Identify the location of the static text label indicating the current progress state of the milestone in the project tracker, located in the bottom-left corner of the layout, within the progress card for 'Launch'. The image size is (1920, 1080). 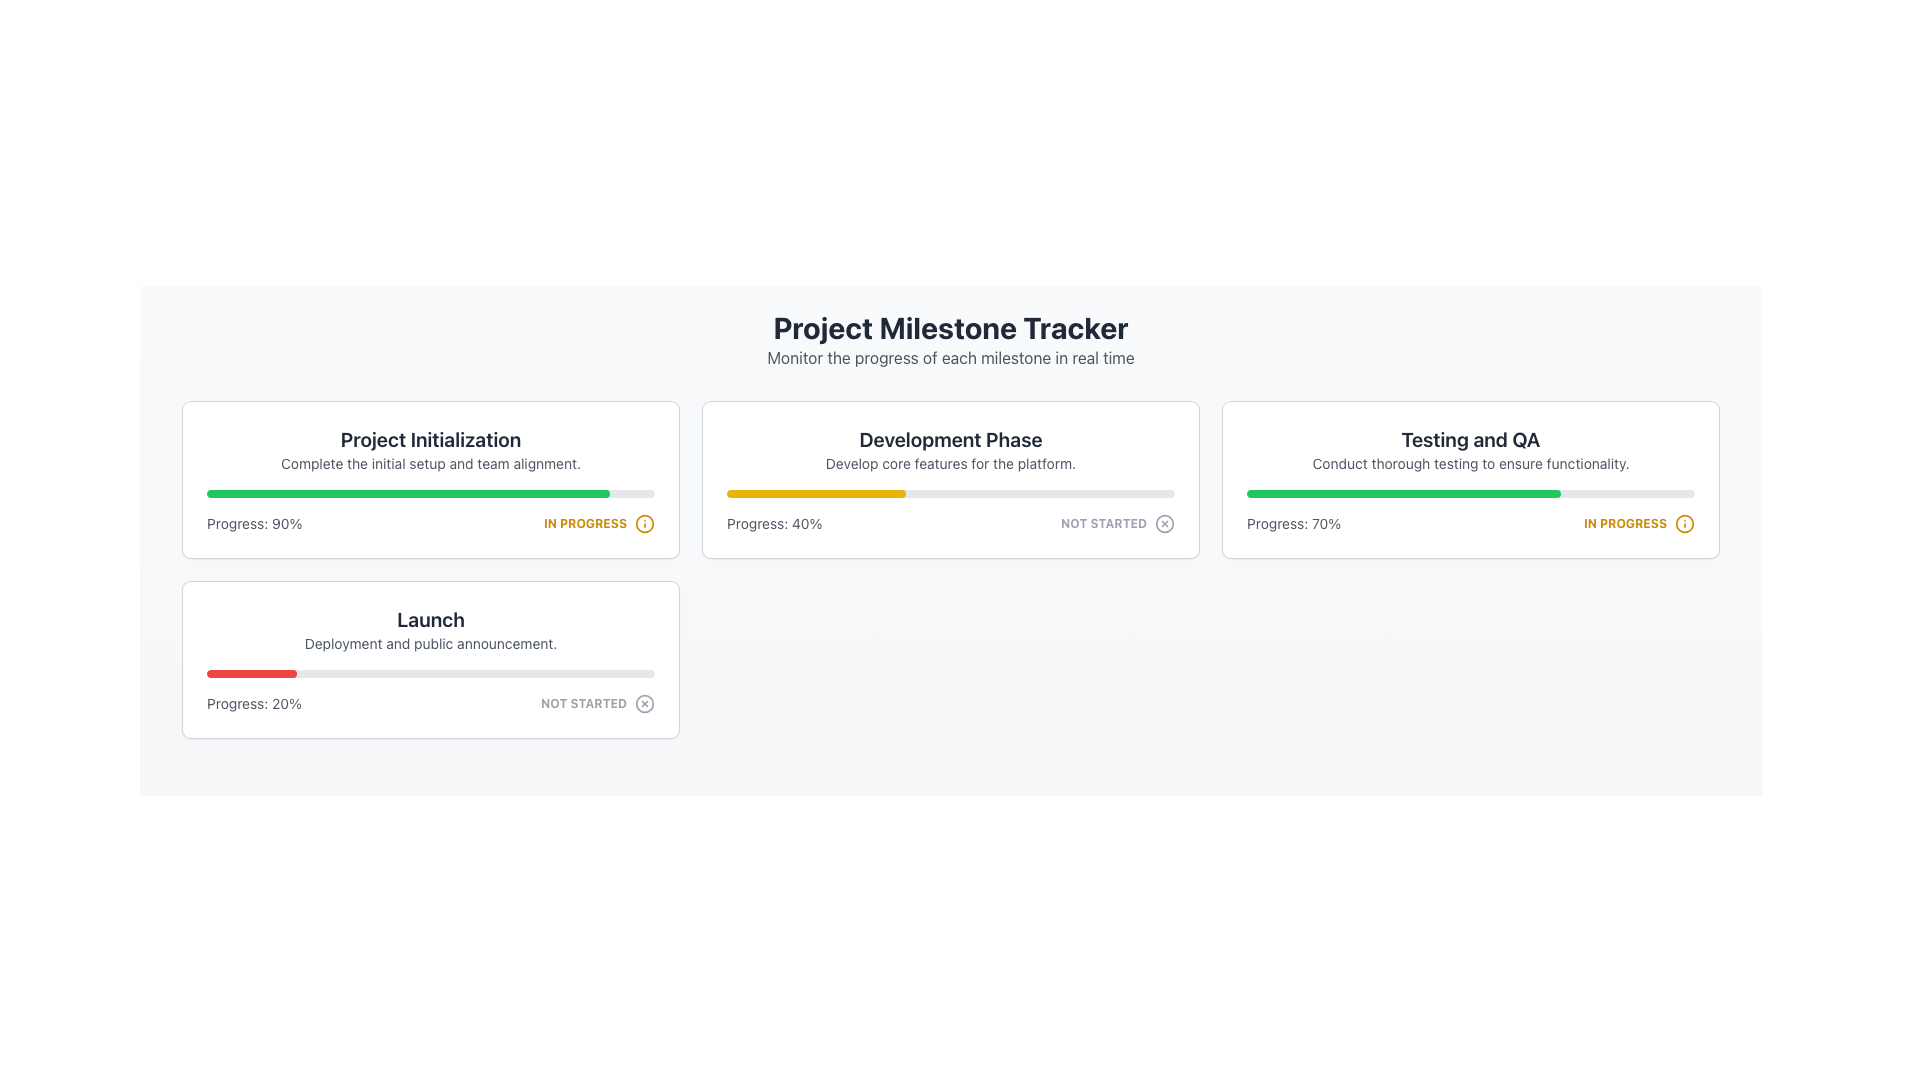
(583, 703).